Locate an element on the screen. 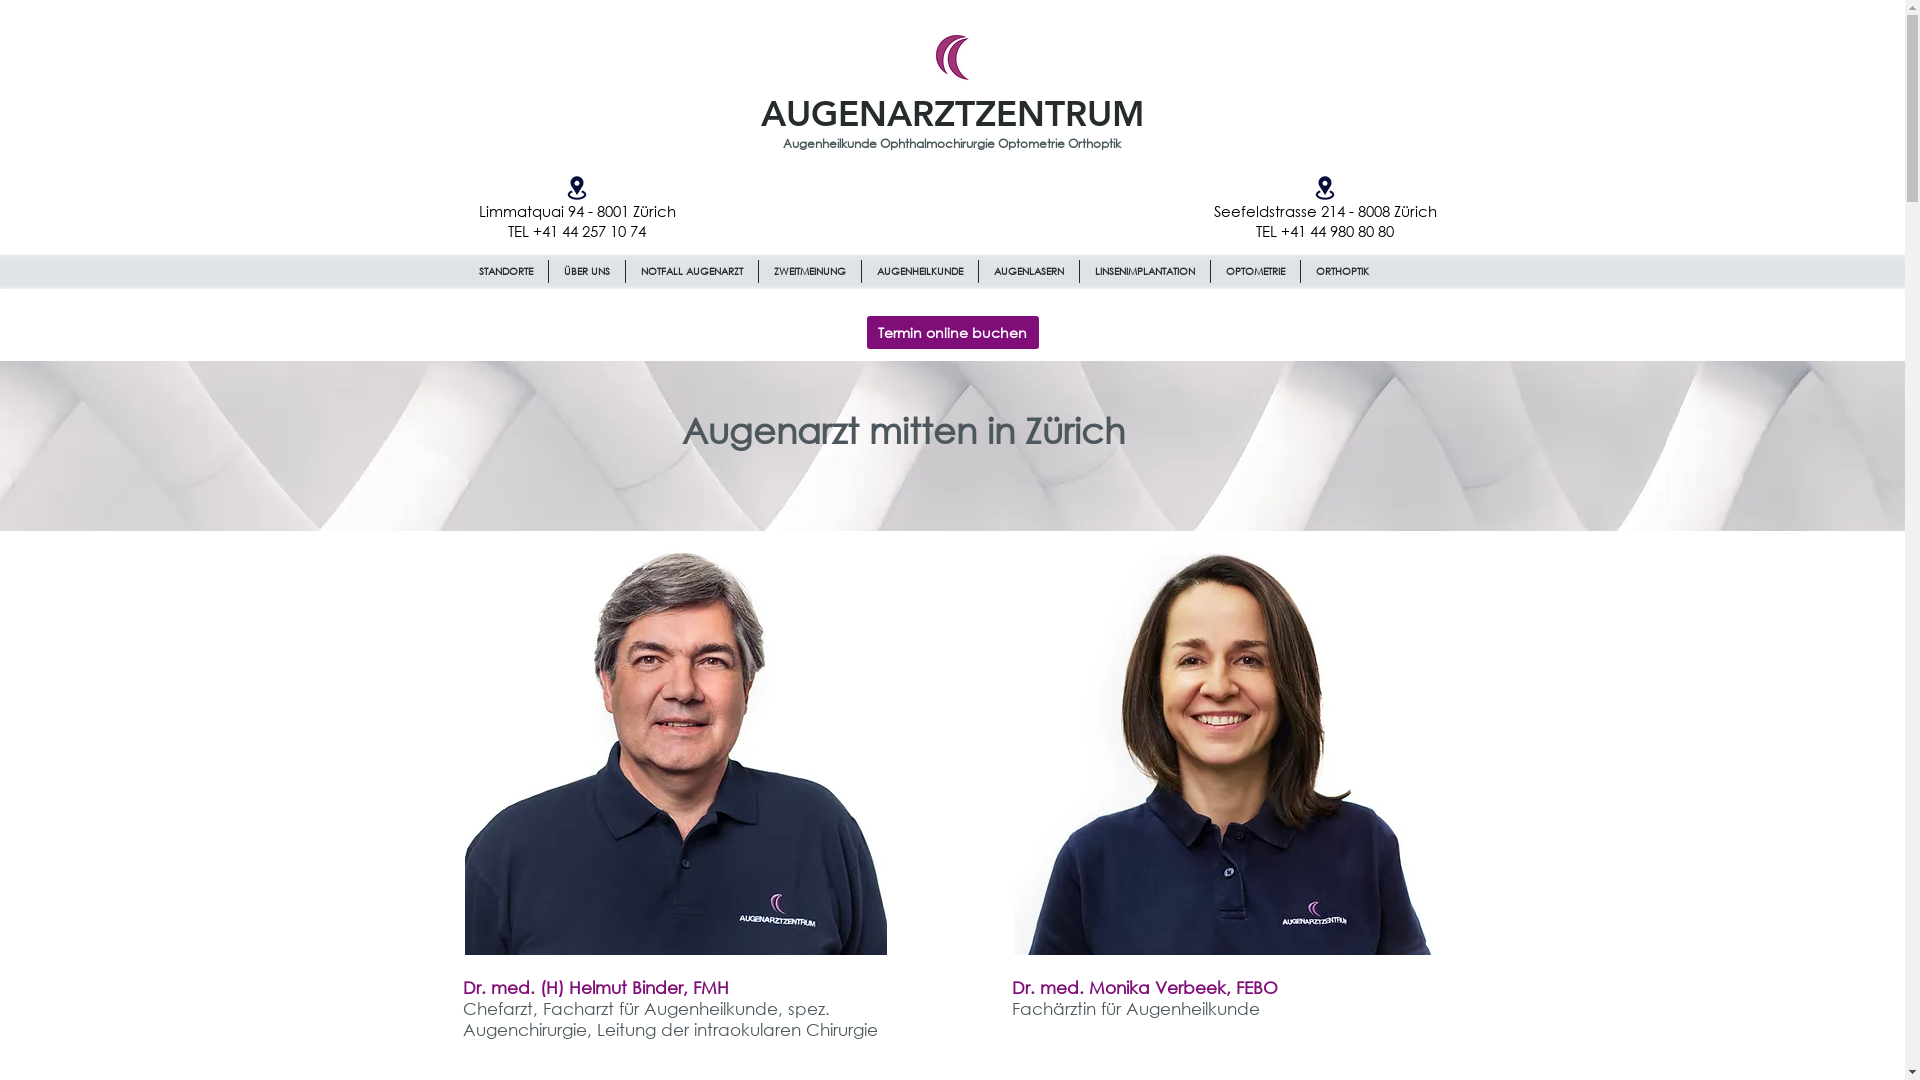 This screenshot has width=1920, height=1080. 'Dr. med. Monika Verbeek' is located at coordinates (1223, 744).